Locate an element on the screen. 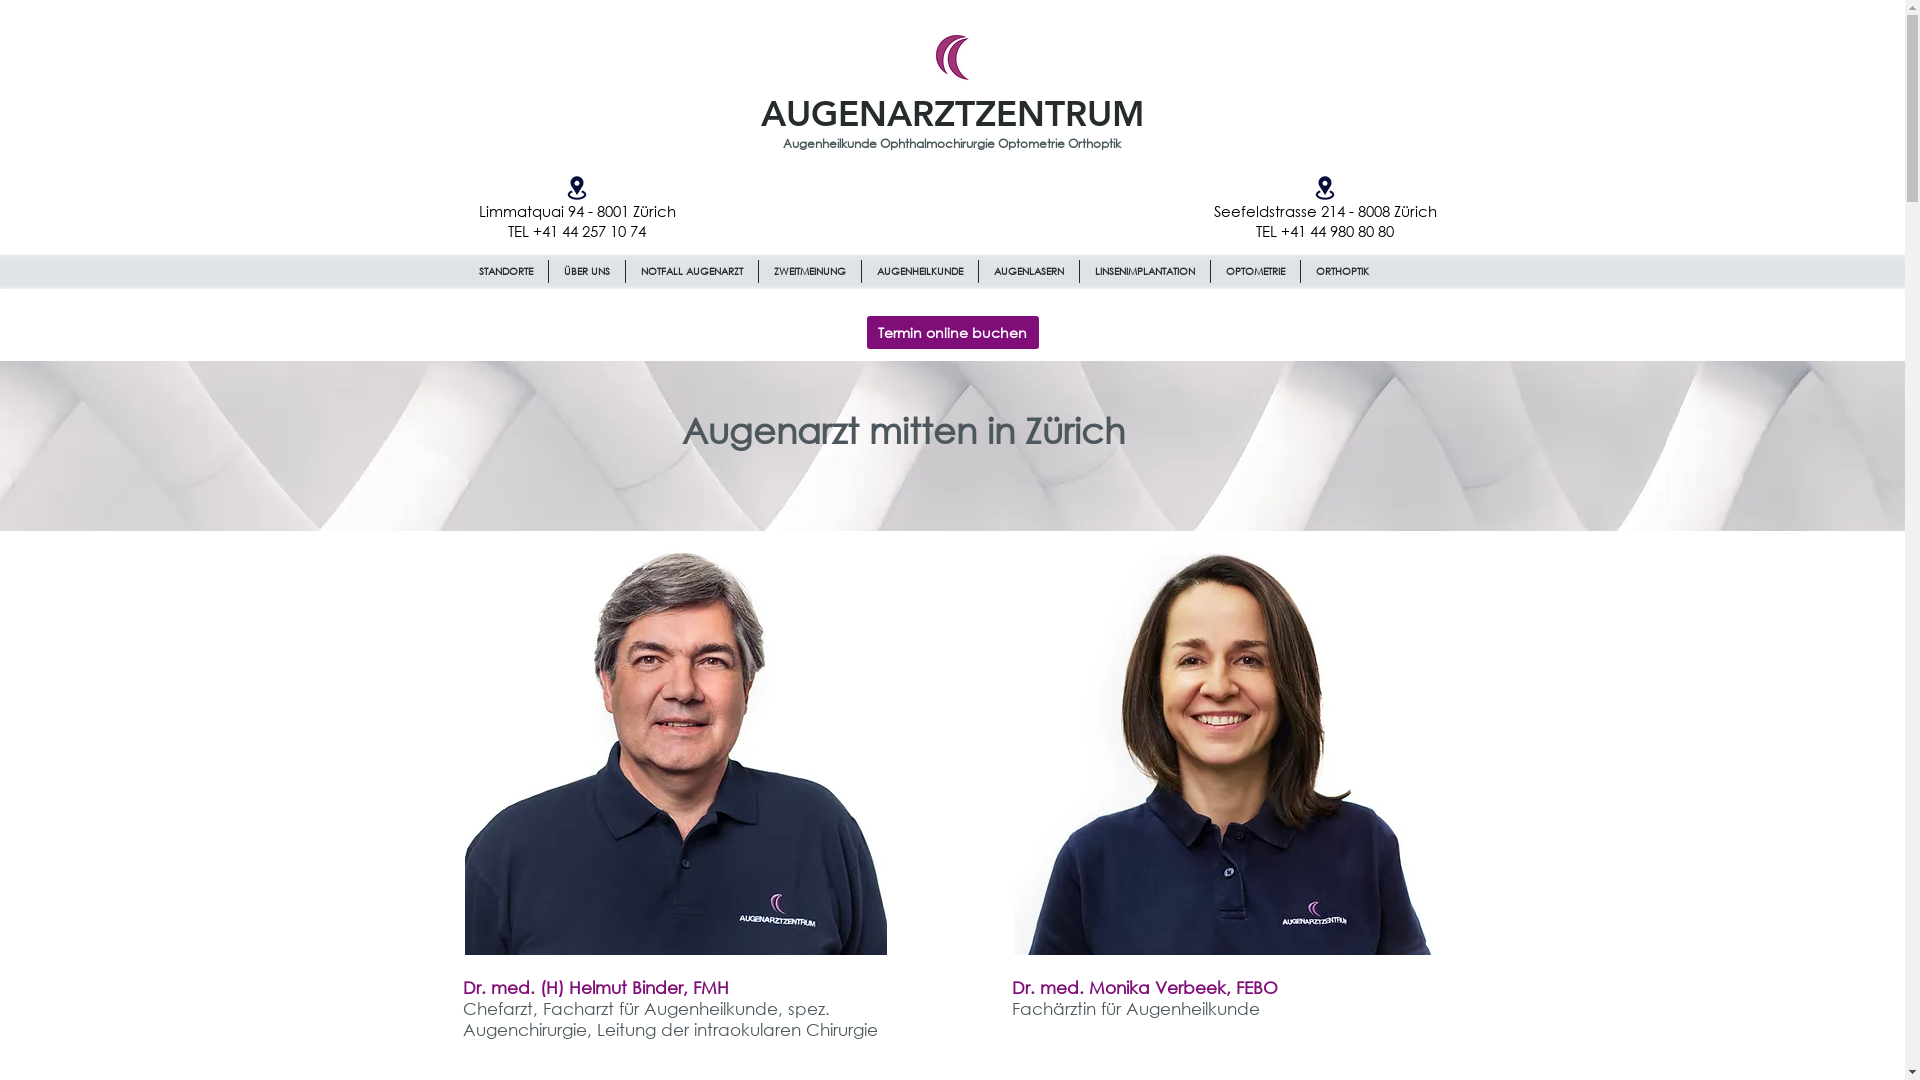 This screenshot has width=1920, height=1080. 'Dr. med. Monika Verbeek' is located at coordinates (1223, 744).